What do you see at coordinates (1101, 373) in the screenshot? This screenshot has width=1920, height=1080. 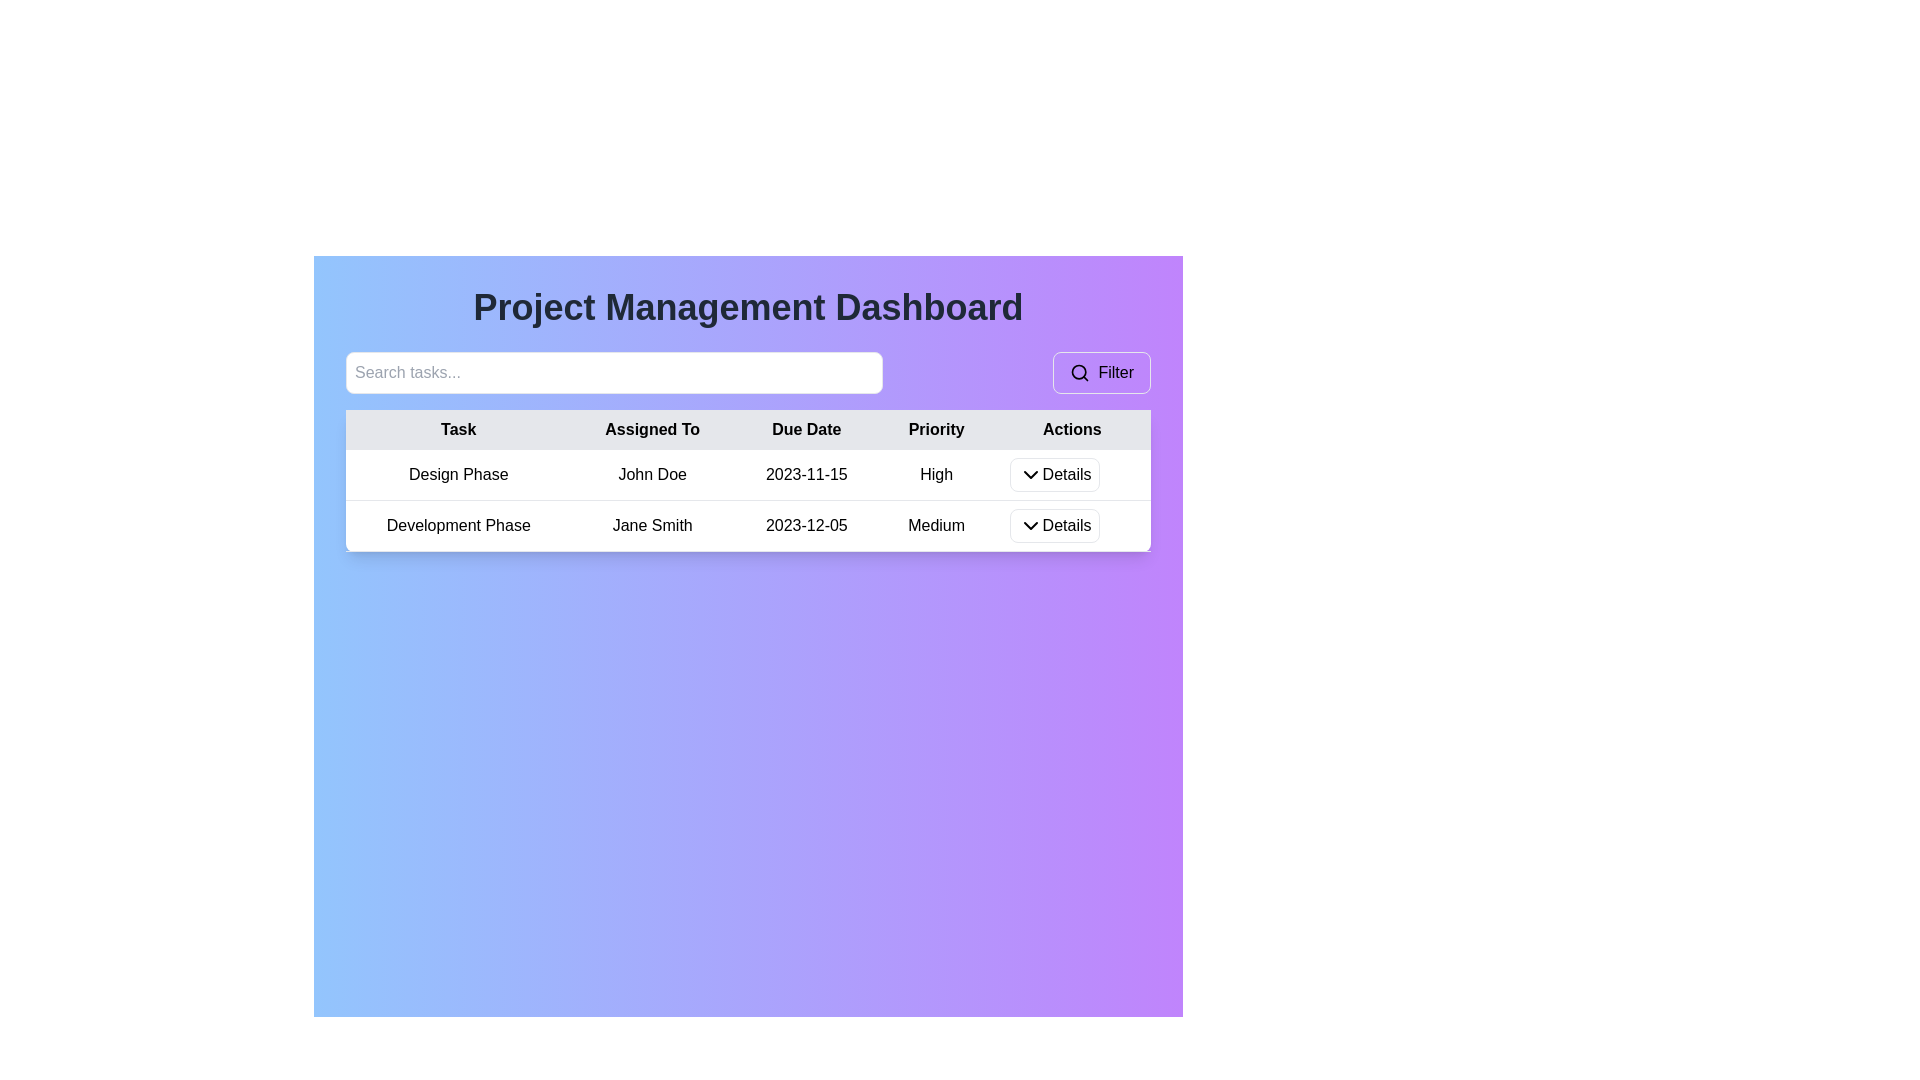 I see `the 'Filter' button, which has rounded corners and a magnifying glass icon` at bounding box center [1101, 373].